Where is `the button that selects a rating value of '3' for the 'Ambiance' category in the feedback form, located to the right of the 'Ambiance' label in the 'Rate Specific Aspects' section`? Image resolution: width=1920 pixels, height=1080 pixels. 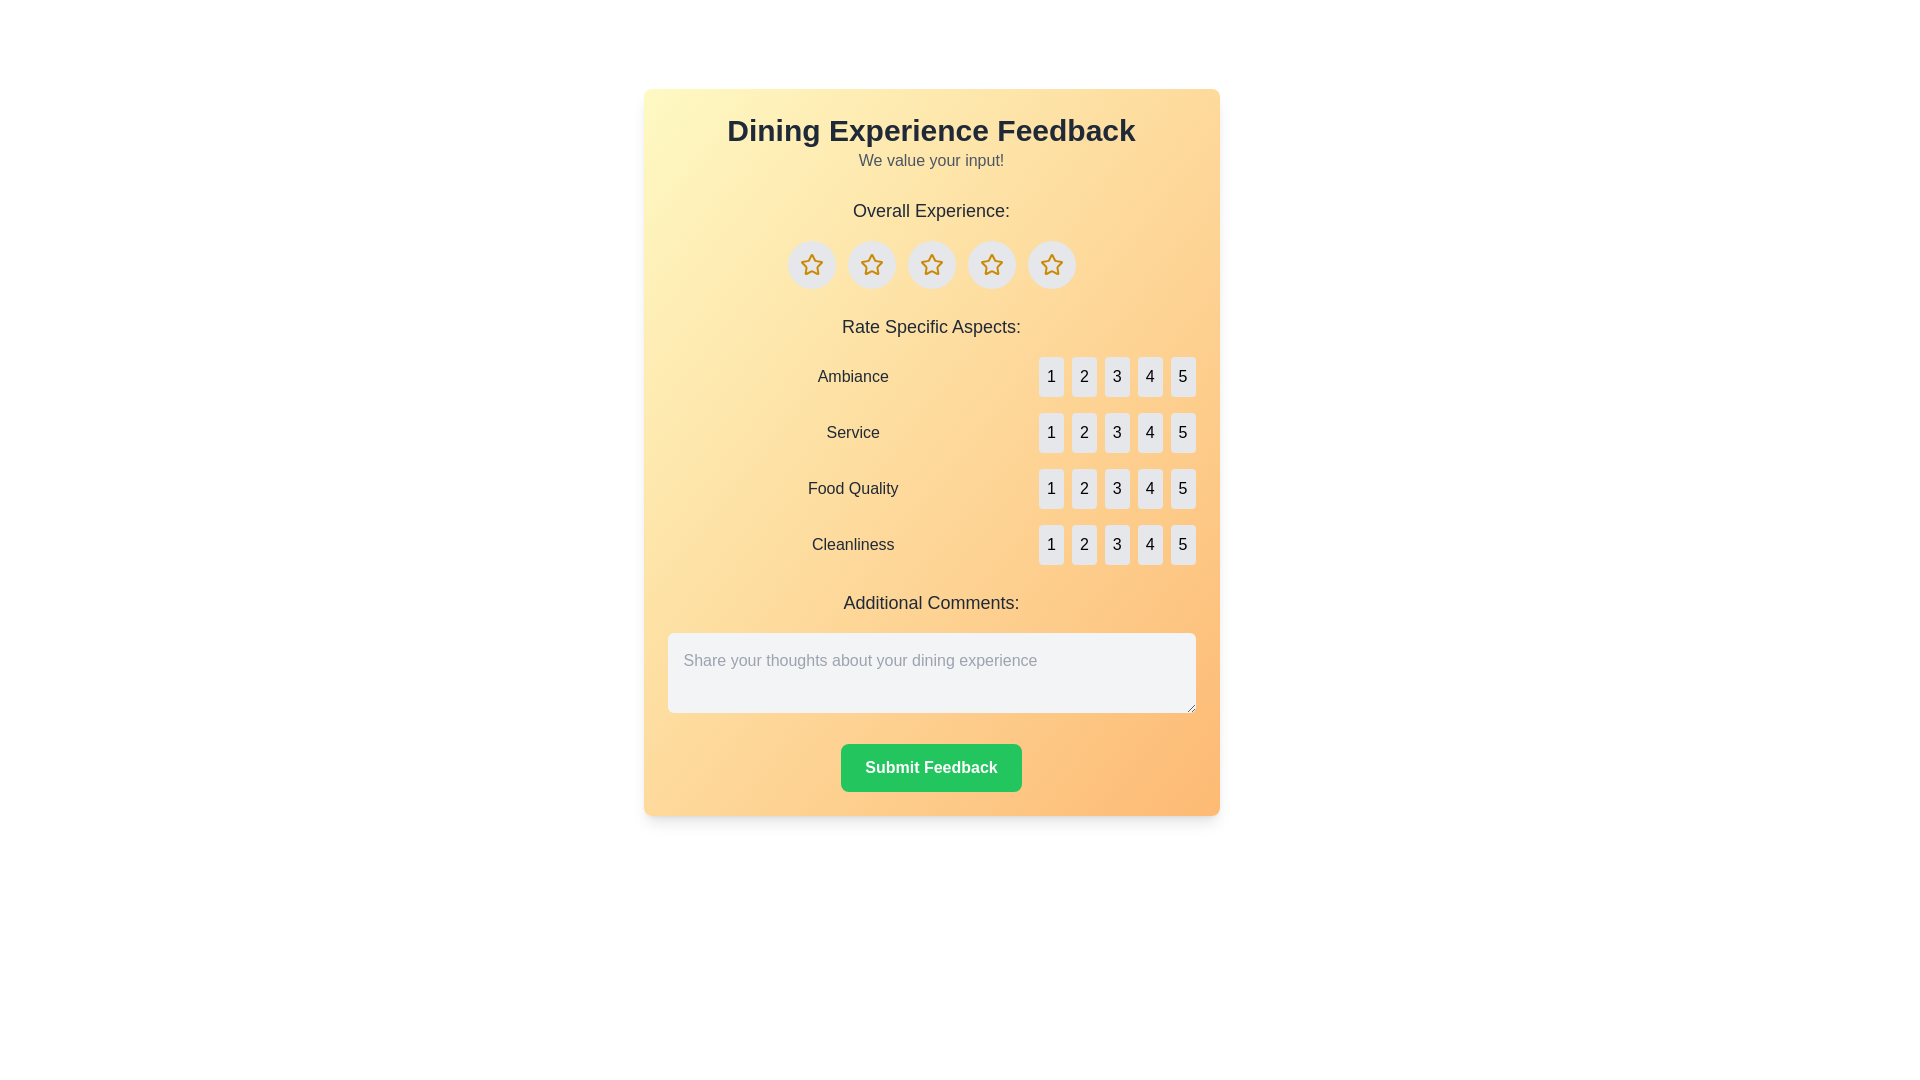
the button that selects a rating value of '3' for the 'Ambiance' category in the feedback form, located to the right of the 'Ambiance' label in the 'Rate Specific Aspects' section is located at coordinates (1116, 377).